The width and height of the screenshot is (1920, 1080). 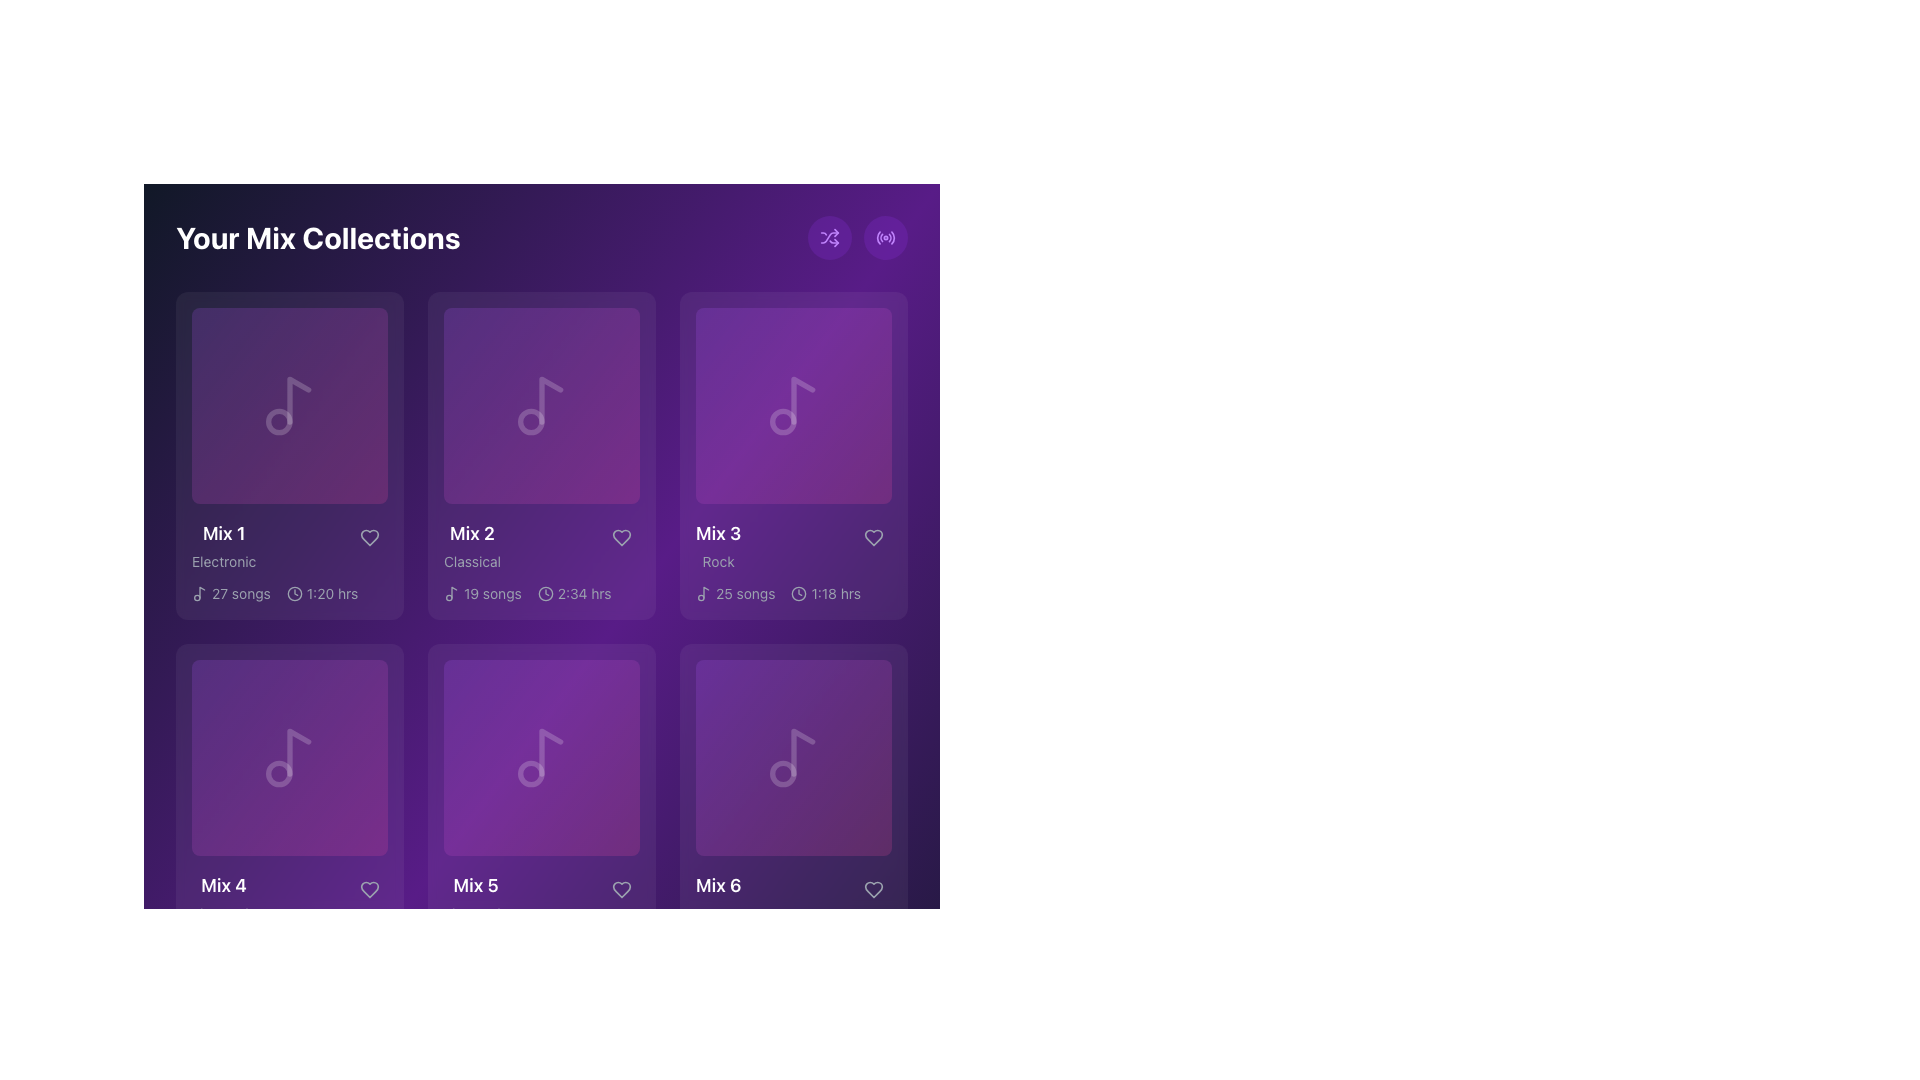 I want to click on text '27 songs' displayed in light typography on a dark purple background, located in the lower left corner of the 'Mix 1' section in the 'Your Mix Collections' grid layout, so click(x=240, y=593).